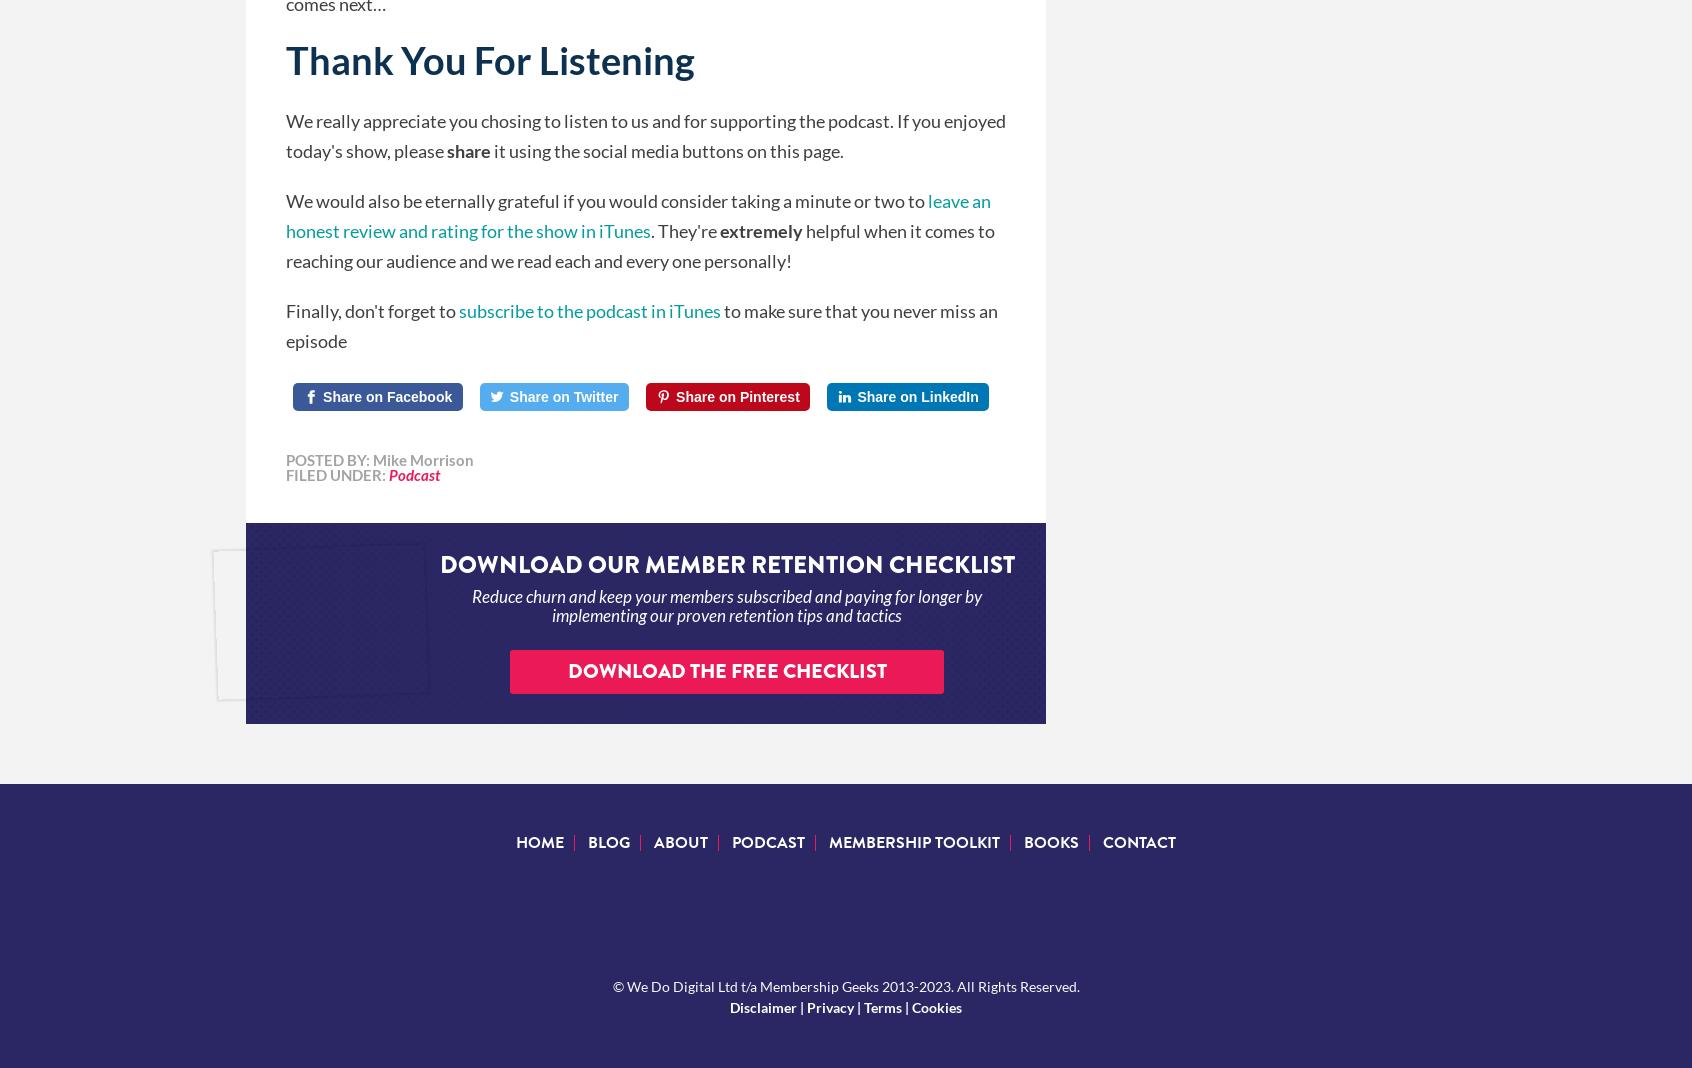 This screenshot has height=1068, width=1692. What do you see at coordinates (845, 985) in the screenshot?
I see `'© We Do Digital Ltd t/a Membership Geeks 2013-2023. All Rights Reserved.'` at bounding box center [845, 985].